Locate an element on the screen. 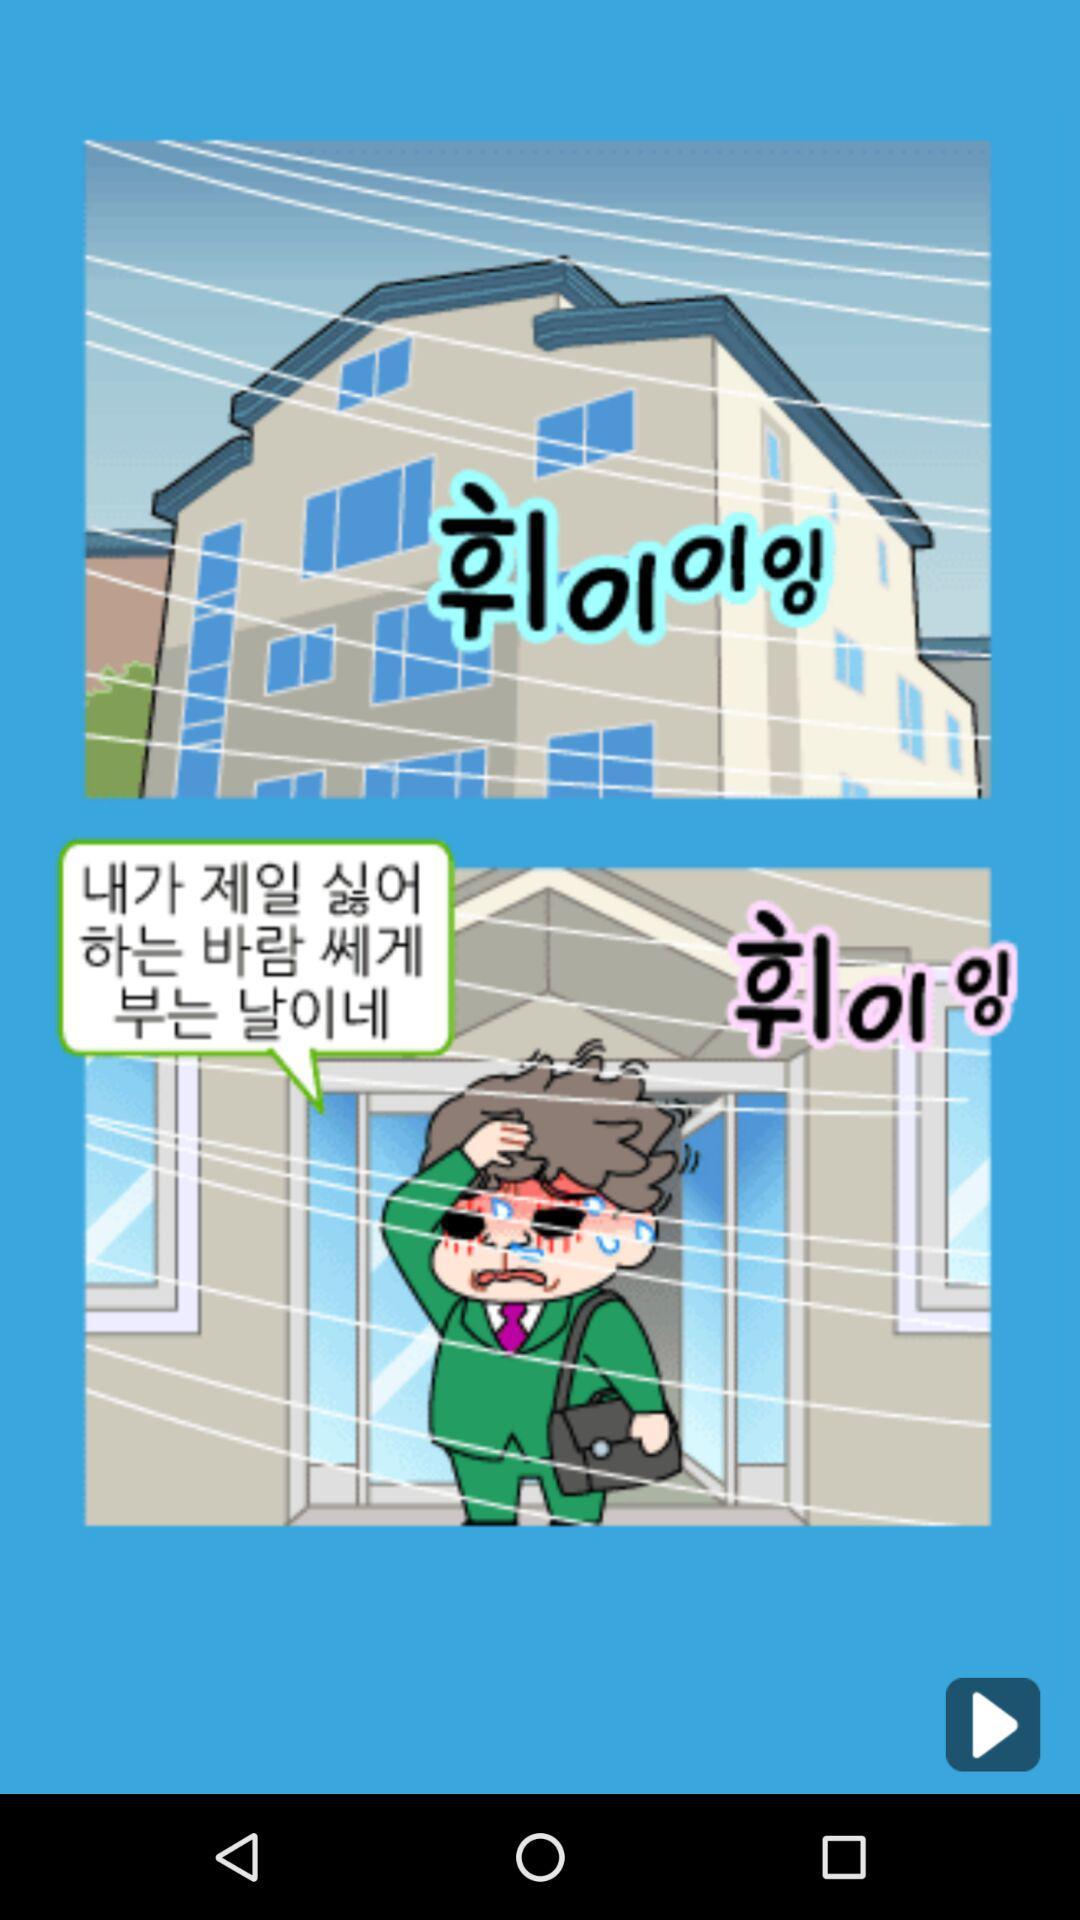 Image resolution: width=1080 pixels, height=1920 pixels. go next is located at coordinates (992, 1723).